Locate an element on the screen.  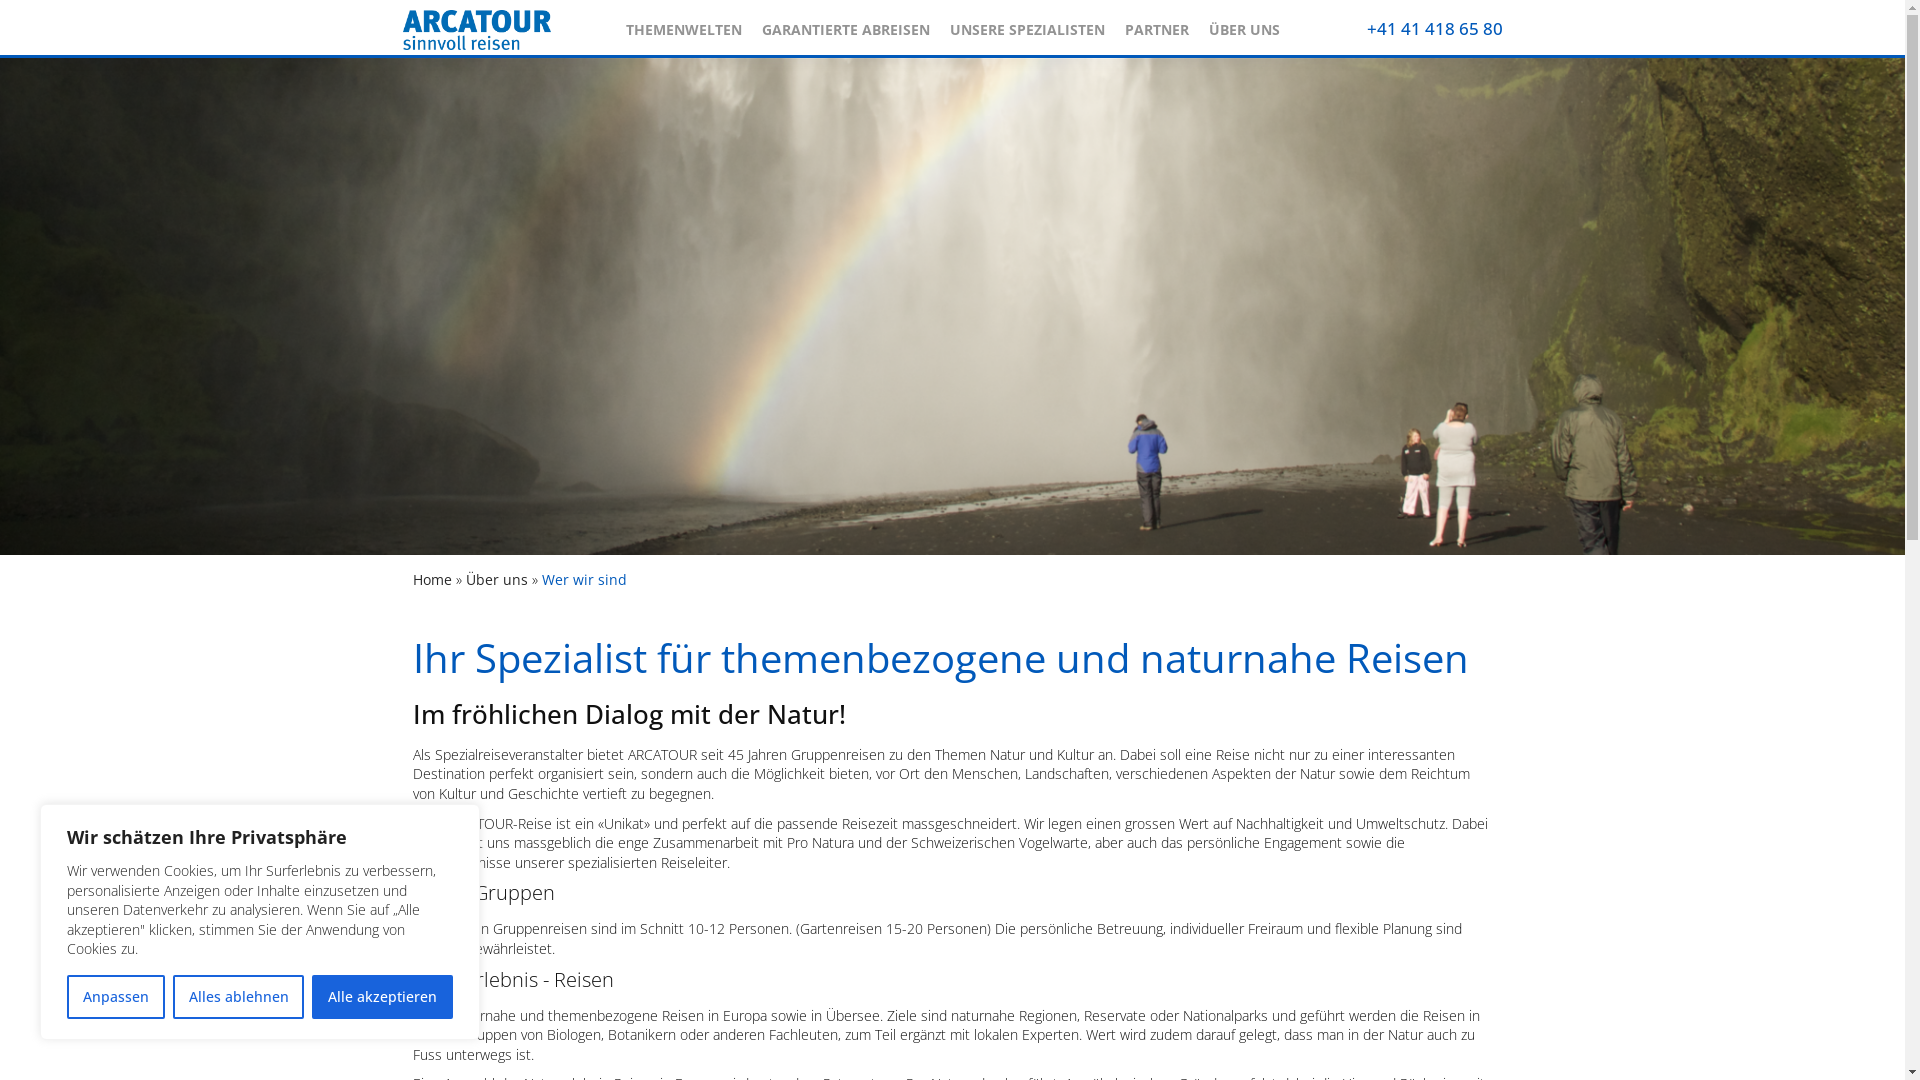
'PARTNER' is located at coordinates (1112, 24).